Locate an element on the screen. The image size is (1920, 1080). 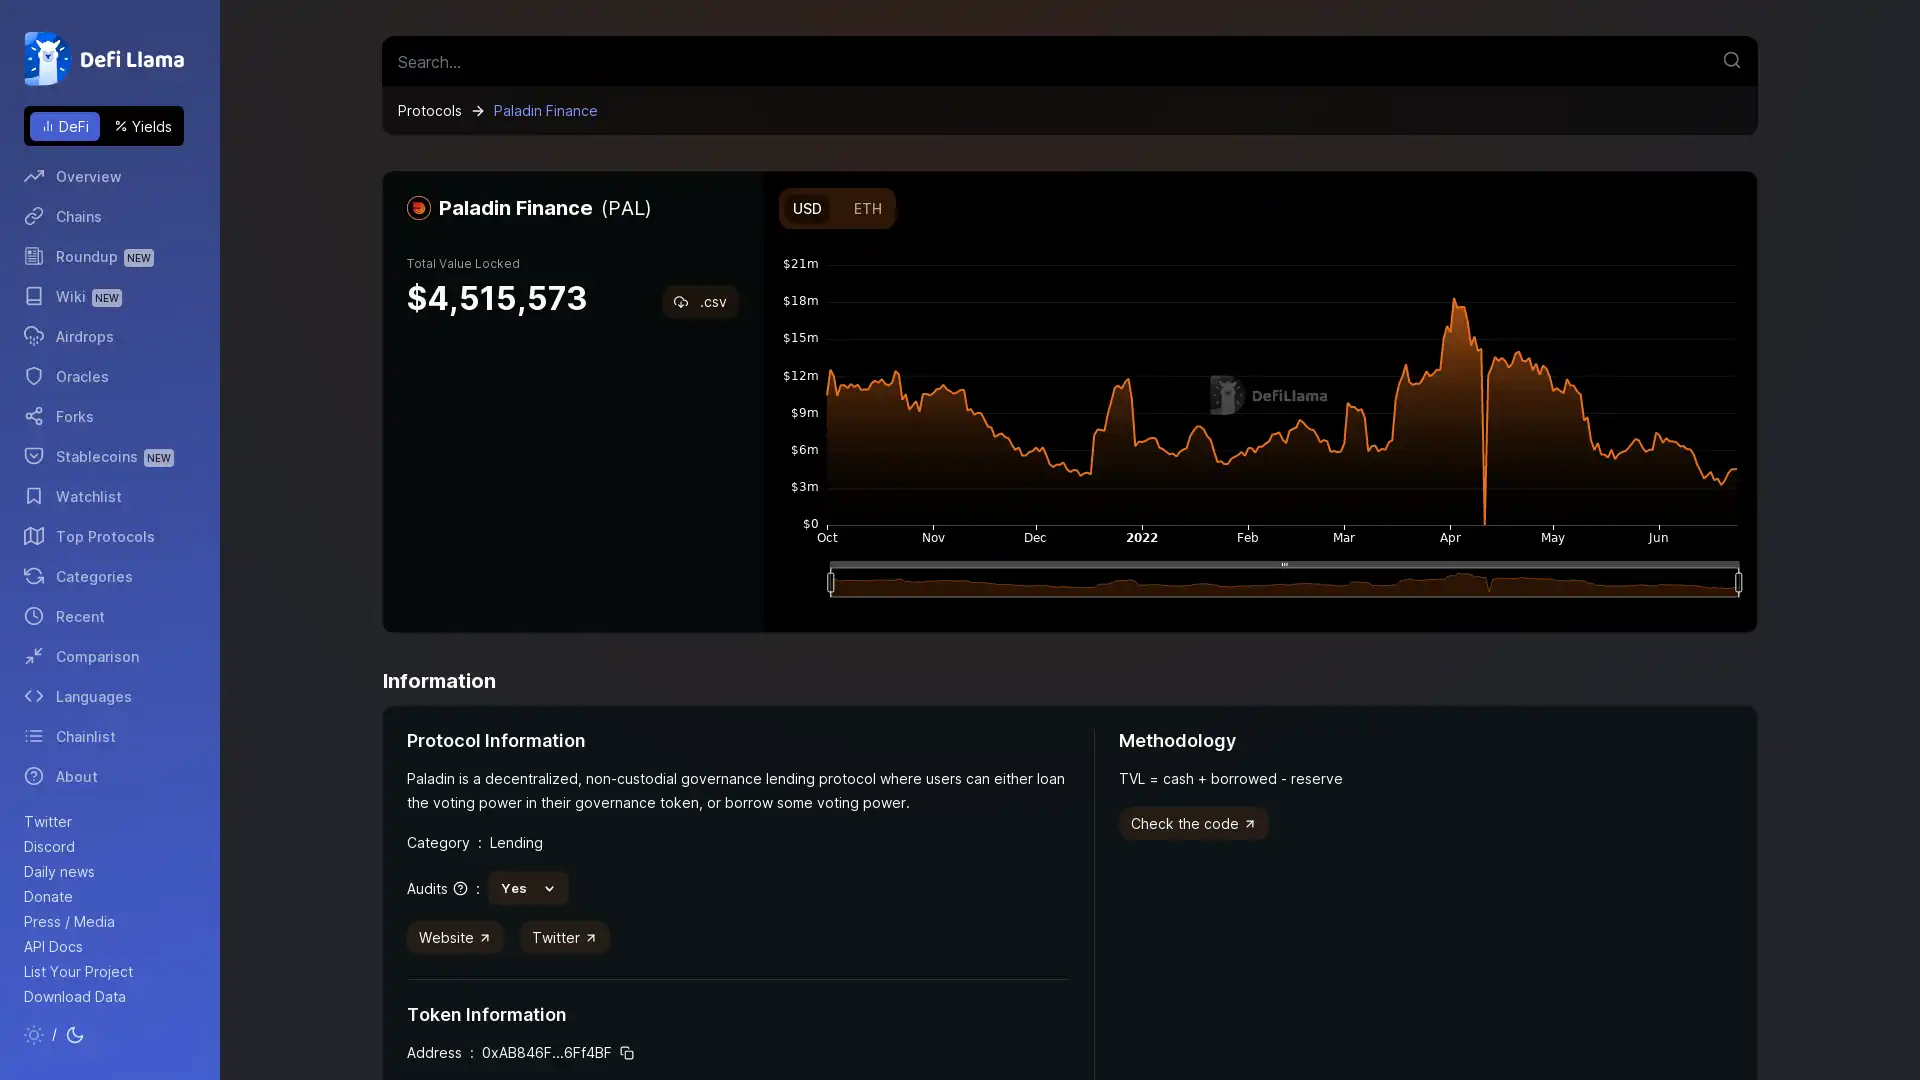
/ is located at coordinates (54, 1035).